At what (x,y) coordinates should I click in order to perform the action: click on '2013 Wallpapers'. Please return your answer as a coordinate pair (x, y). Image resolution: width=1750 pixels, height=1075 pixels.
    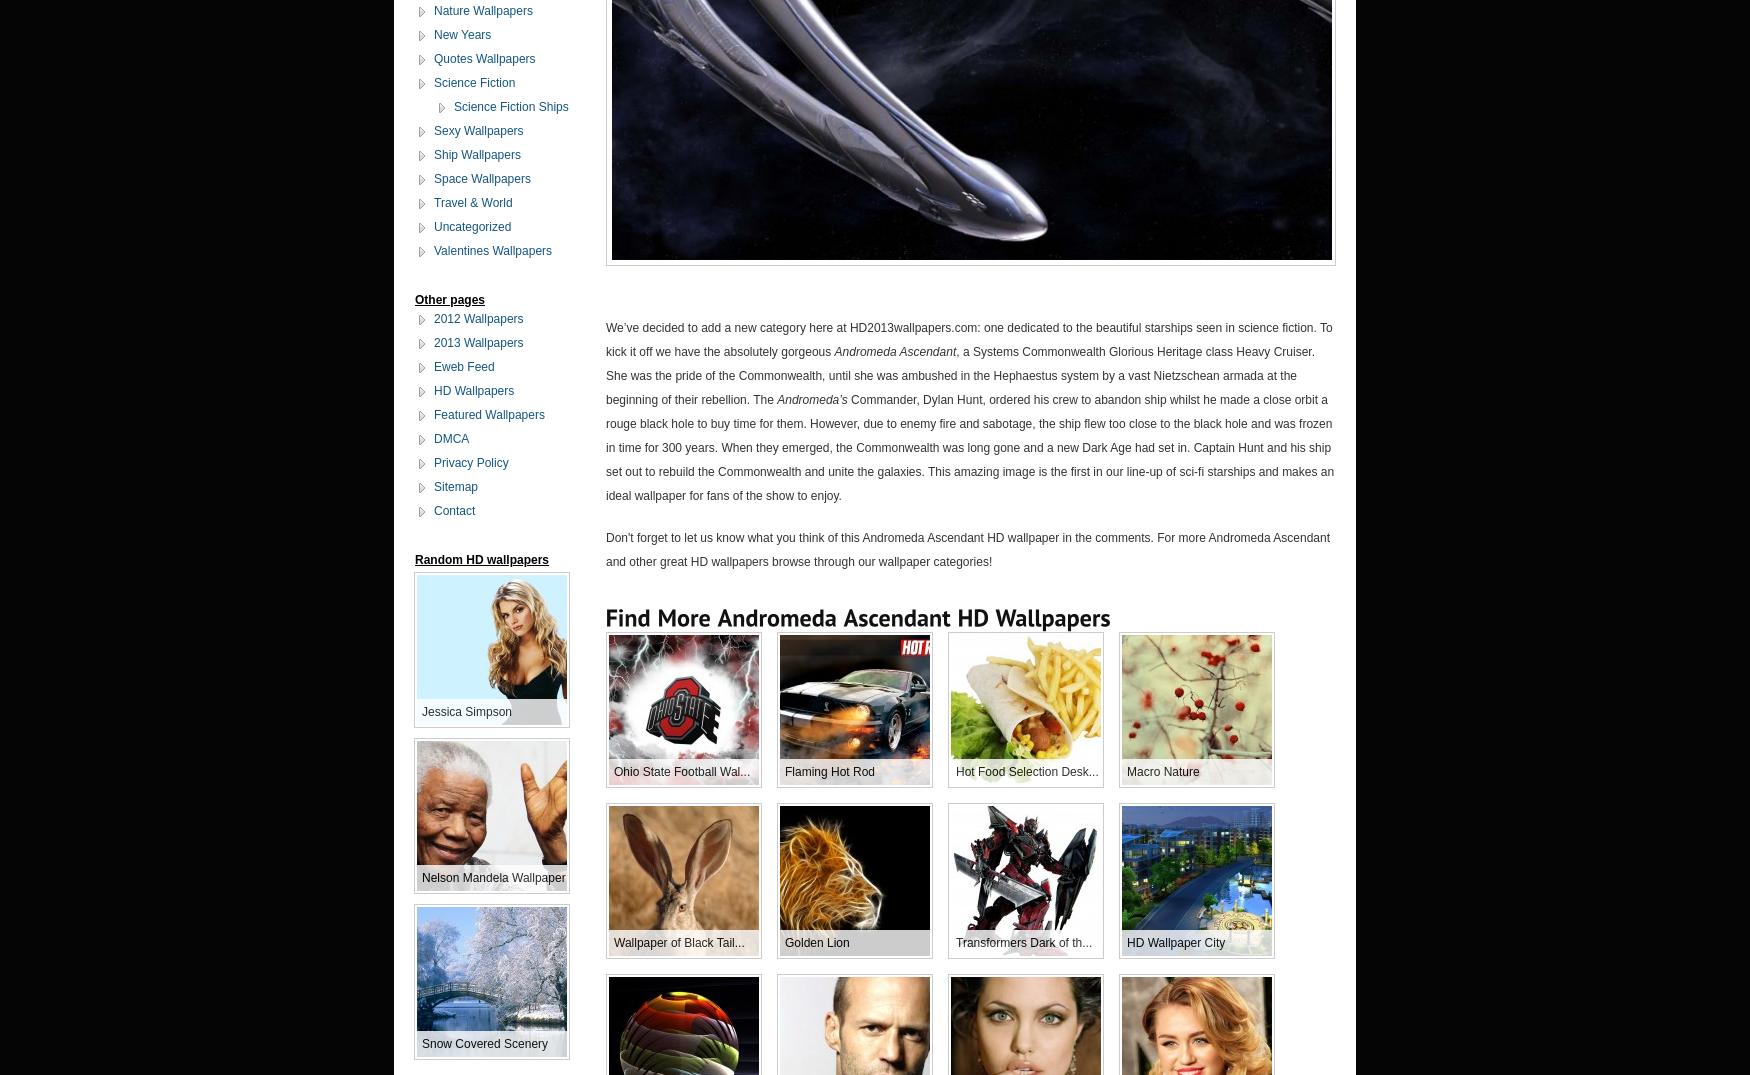
    Looking at the image, I should click on (478, 343).